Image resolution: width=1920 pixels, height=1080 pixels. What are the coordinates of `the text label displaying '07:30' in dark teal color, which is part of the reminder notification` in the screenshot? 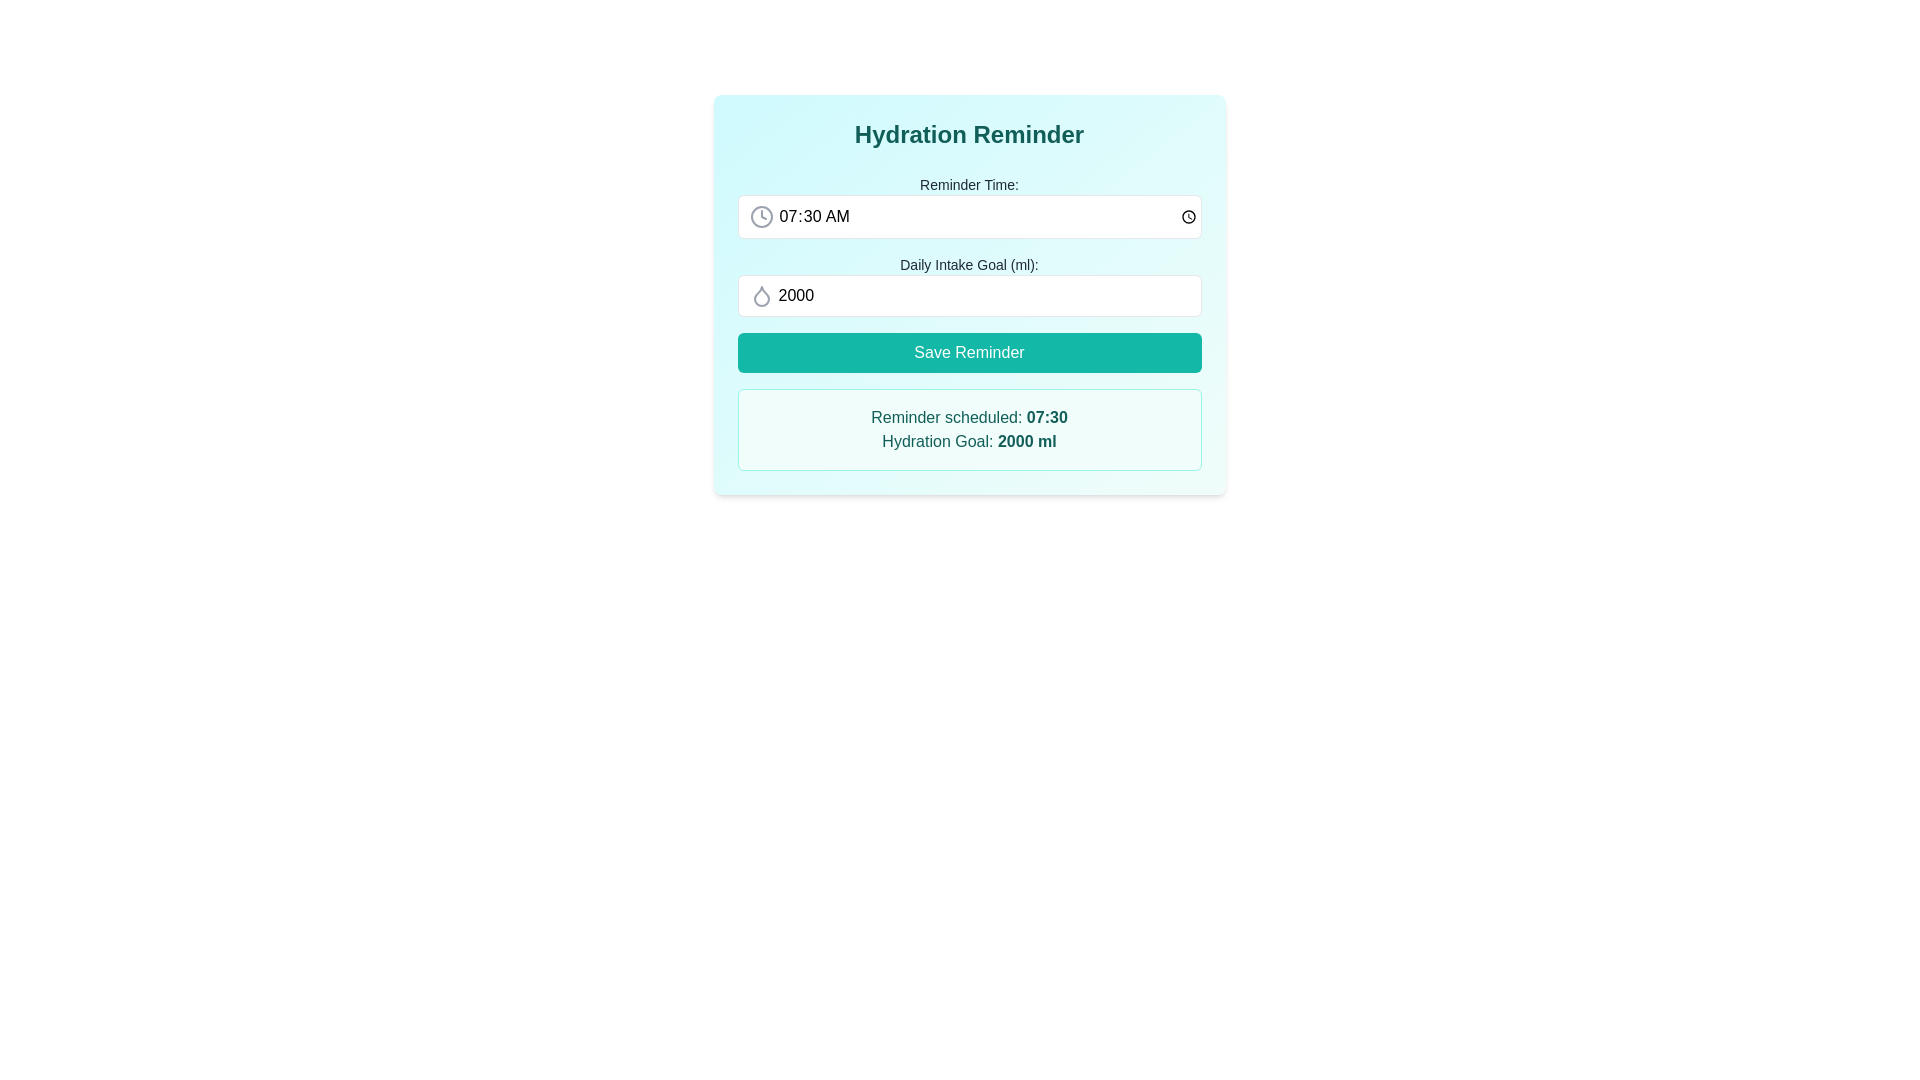 It's located at (1046, 416).